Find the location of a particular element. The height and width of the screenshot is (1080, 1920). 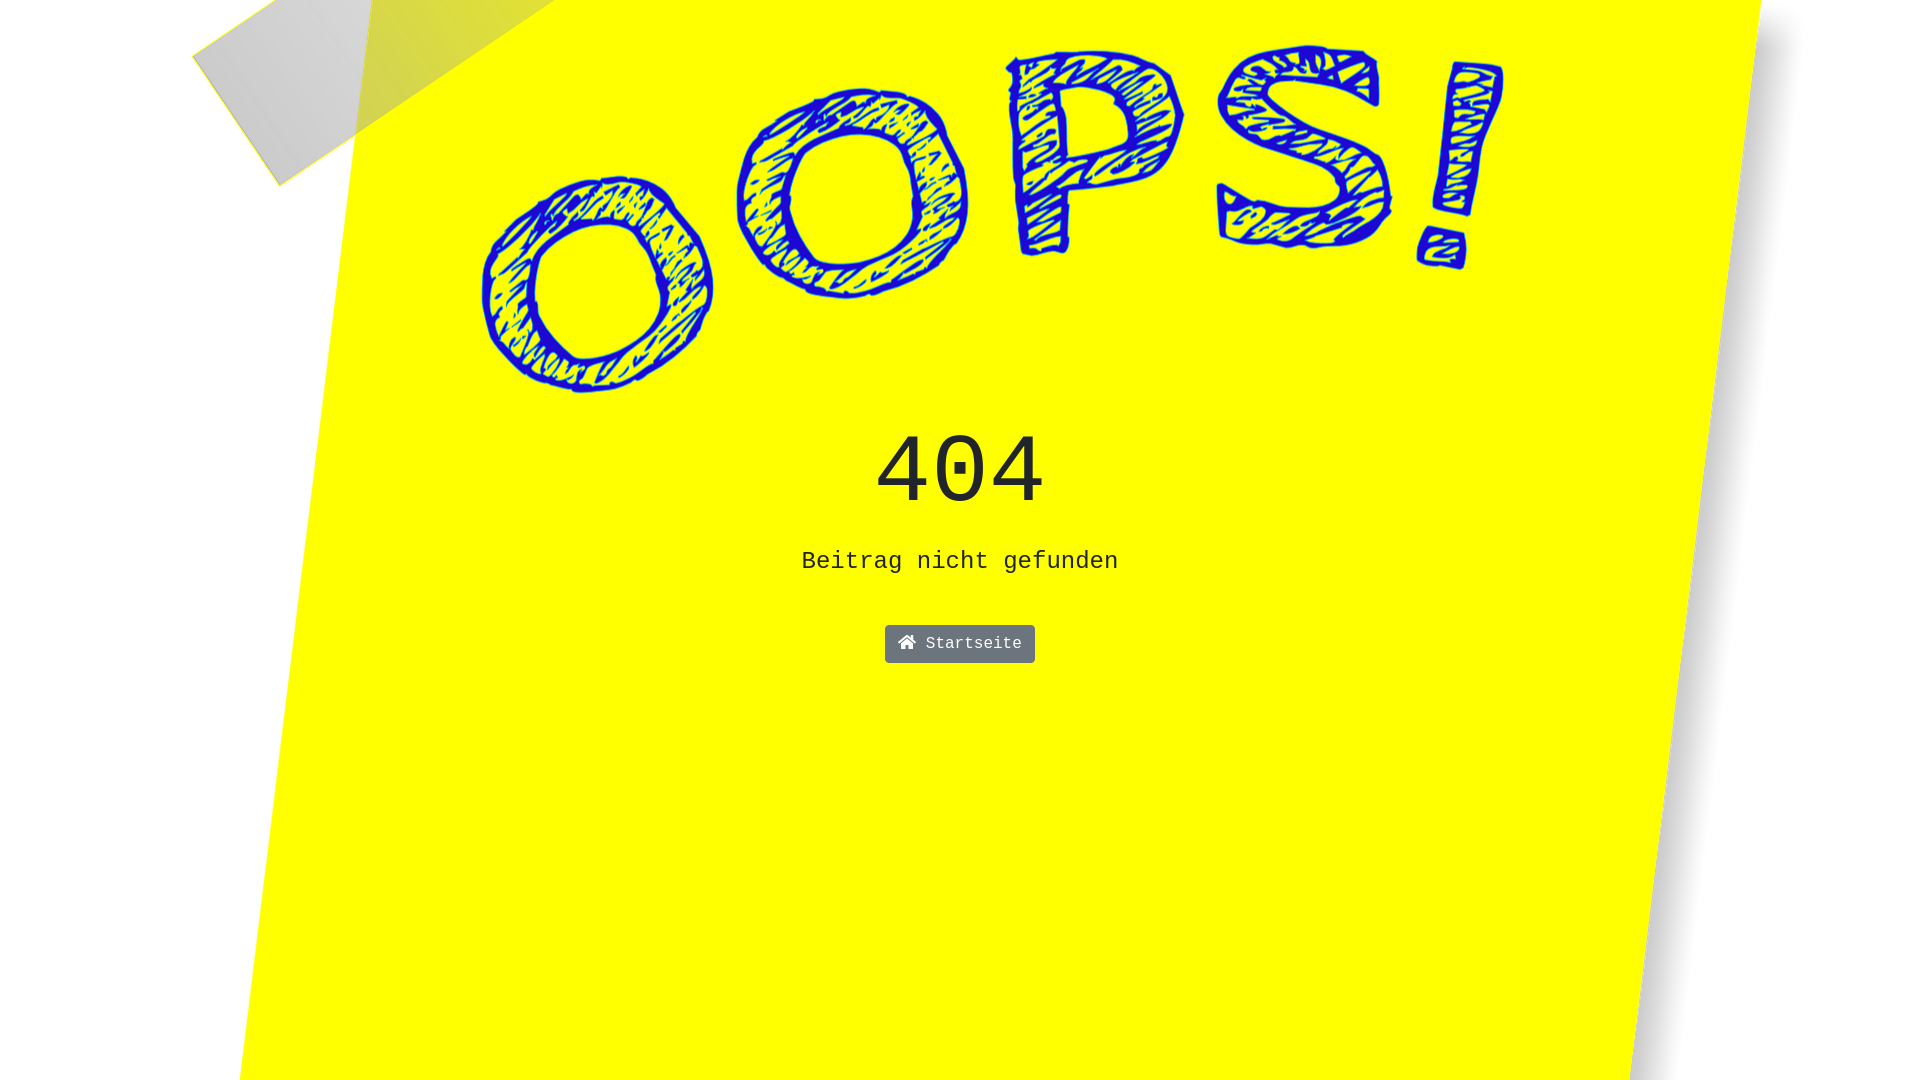

'Startseite' is located at coordinates (890, 644).